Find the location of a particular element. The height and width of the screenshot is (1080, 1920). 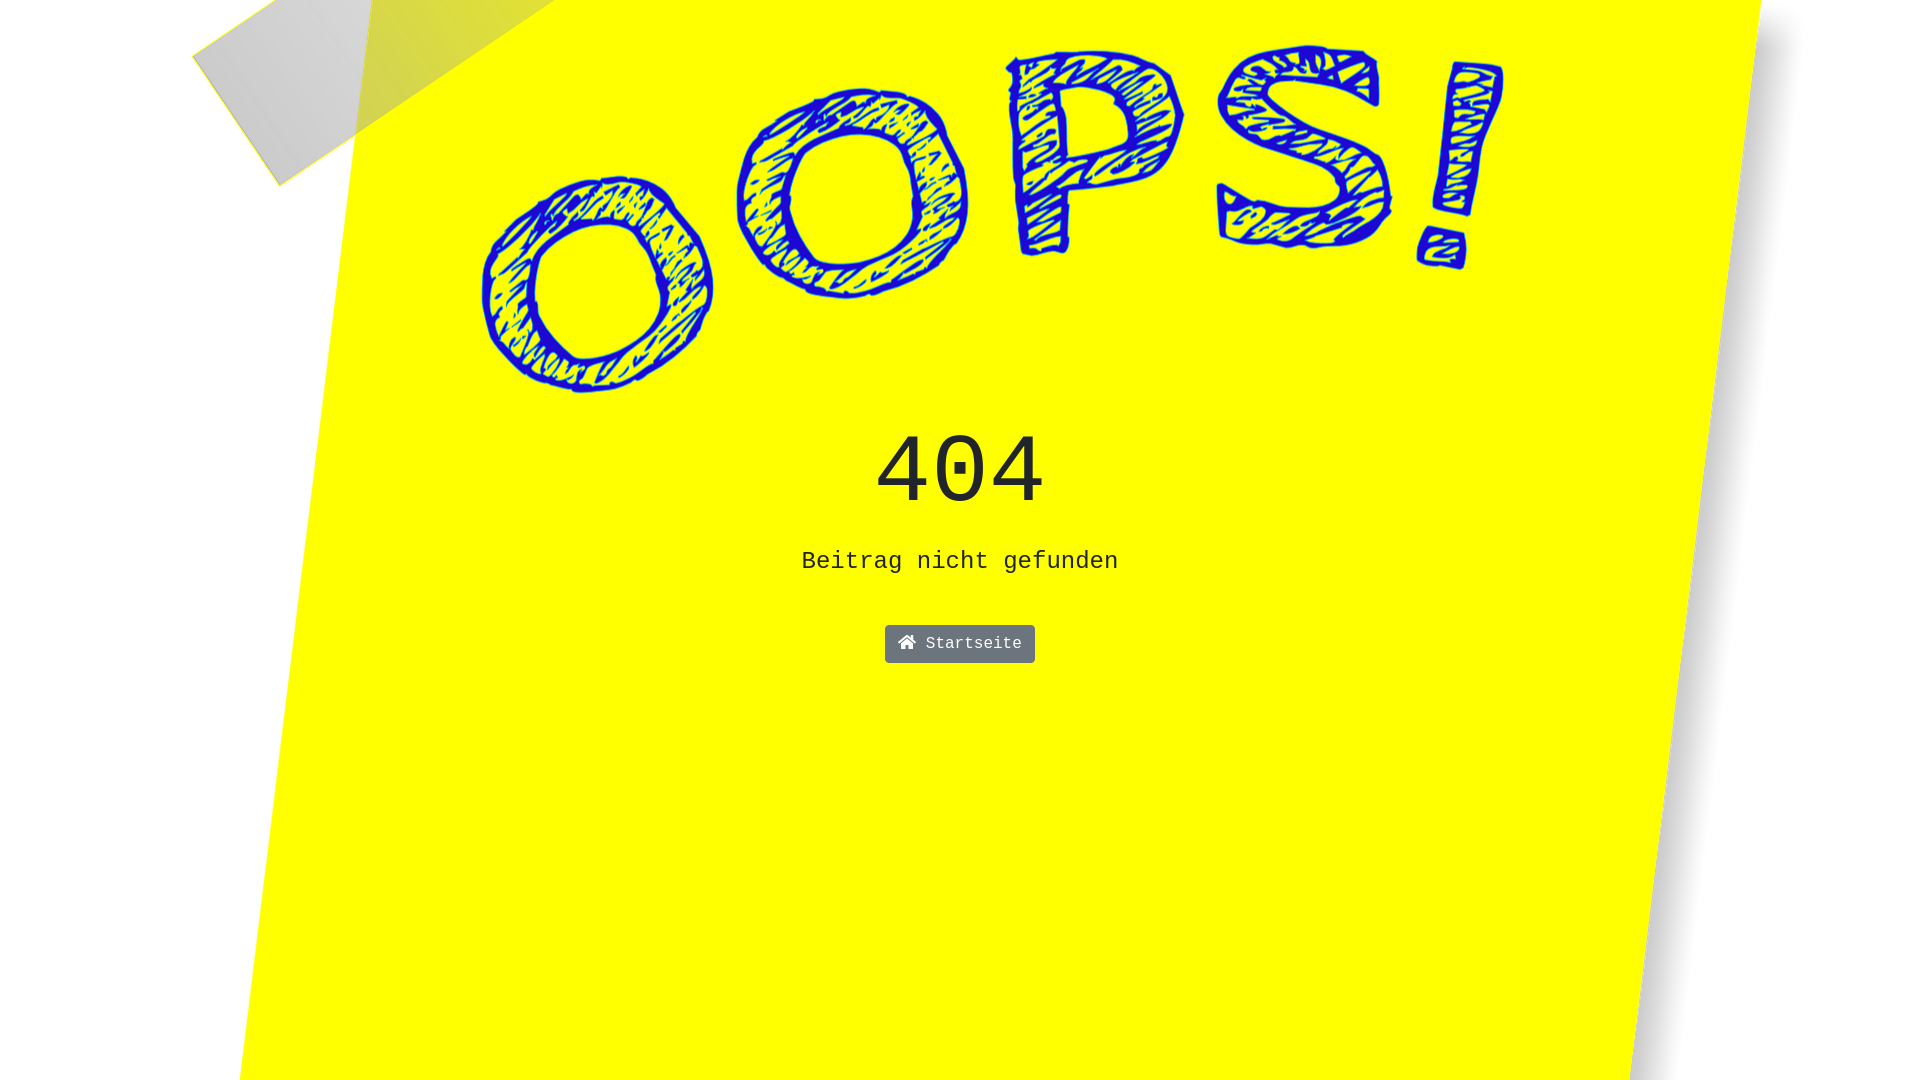

'Startseite' is located at coordinates (890, 644).